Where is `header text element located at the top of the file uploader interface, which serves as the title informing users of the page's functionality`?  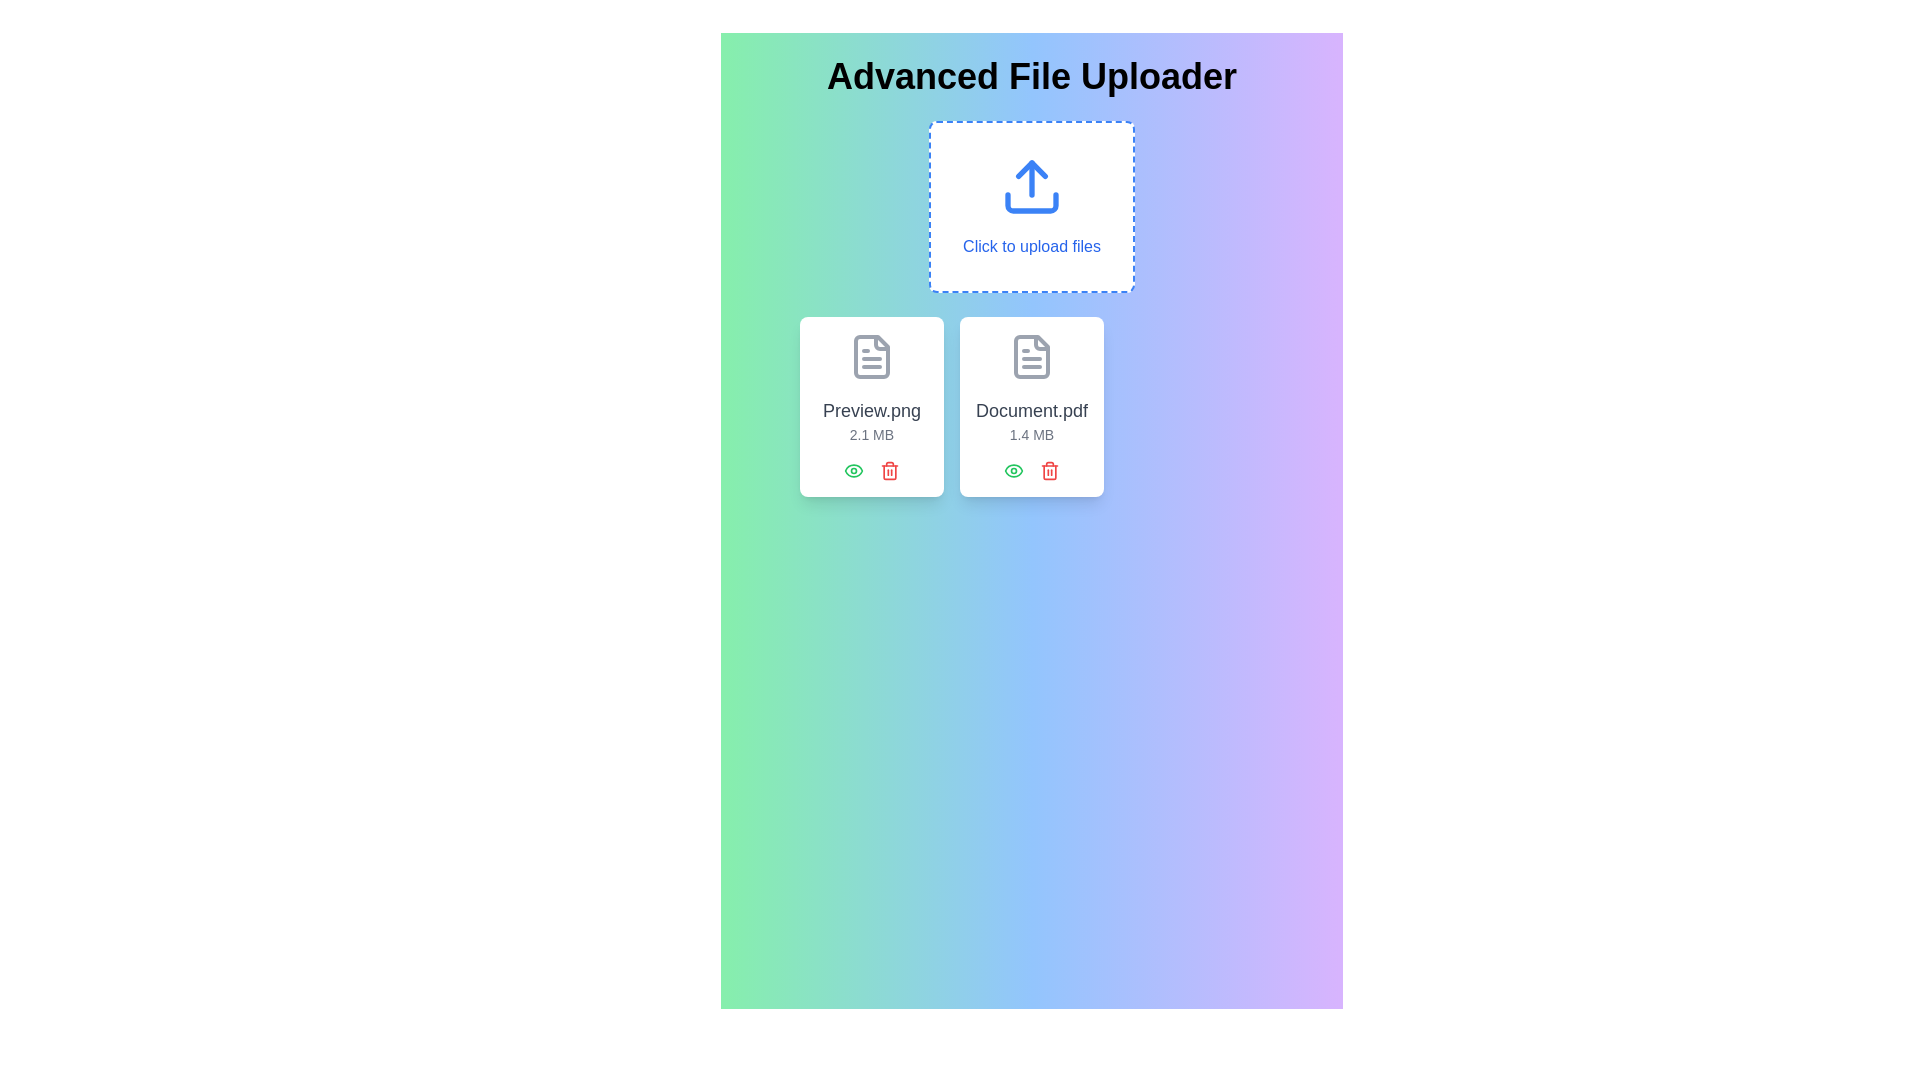 header text element located at the top of the file uploader interface, which serves as the title informing users of the page's functionality is located at coordinates (1032, 76).